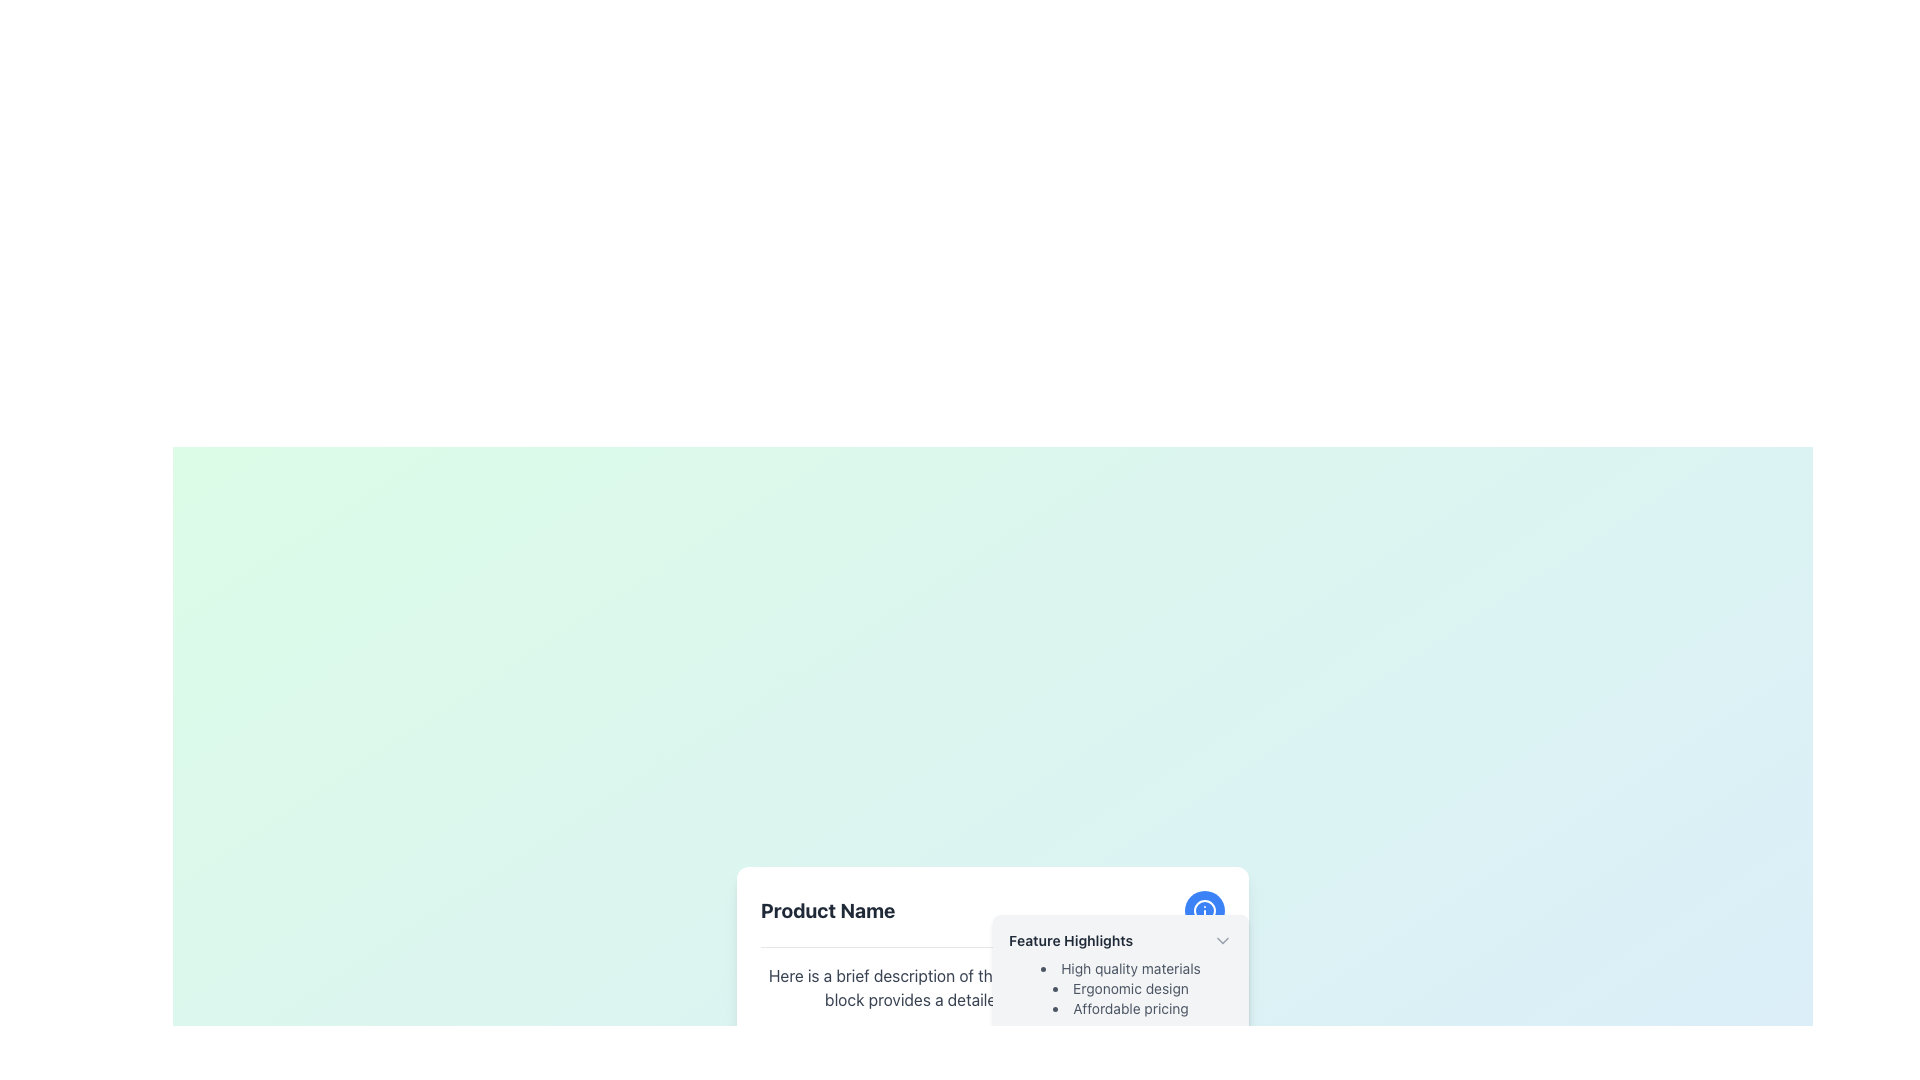  What do you see at coordinates (1203, 910) in the screenshot?
I see `the button with an SVG icon located at the upper-right side of the interface, after the 'Product Name' title` at bounding box center [1203, 910].